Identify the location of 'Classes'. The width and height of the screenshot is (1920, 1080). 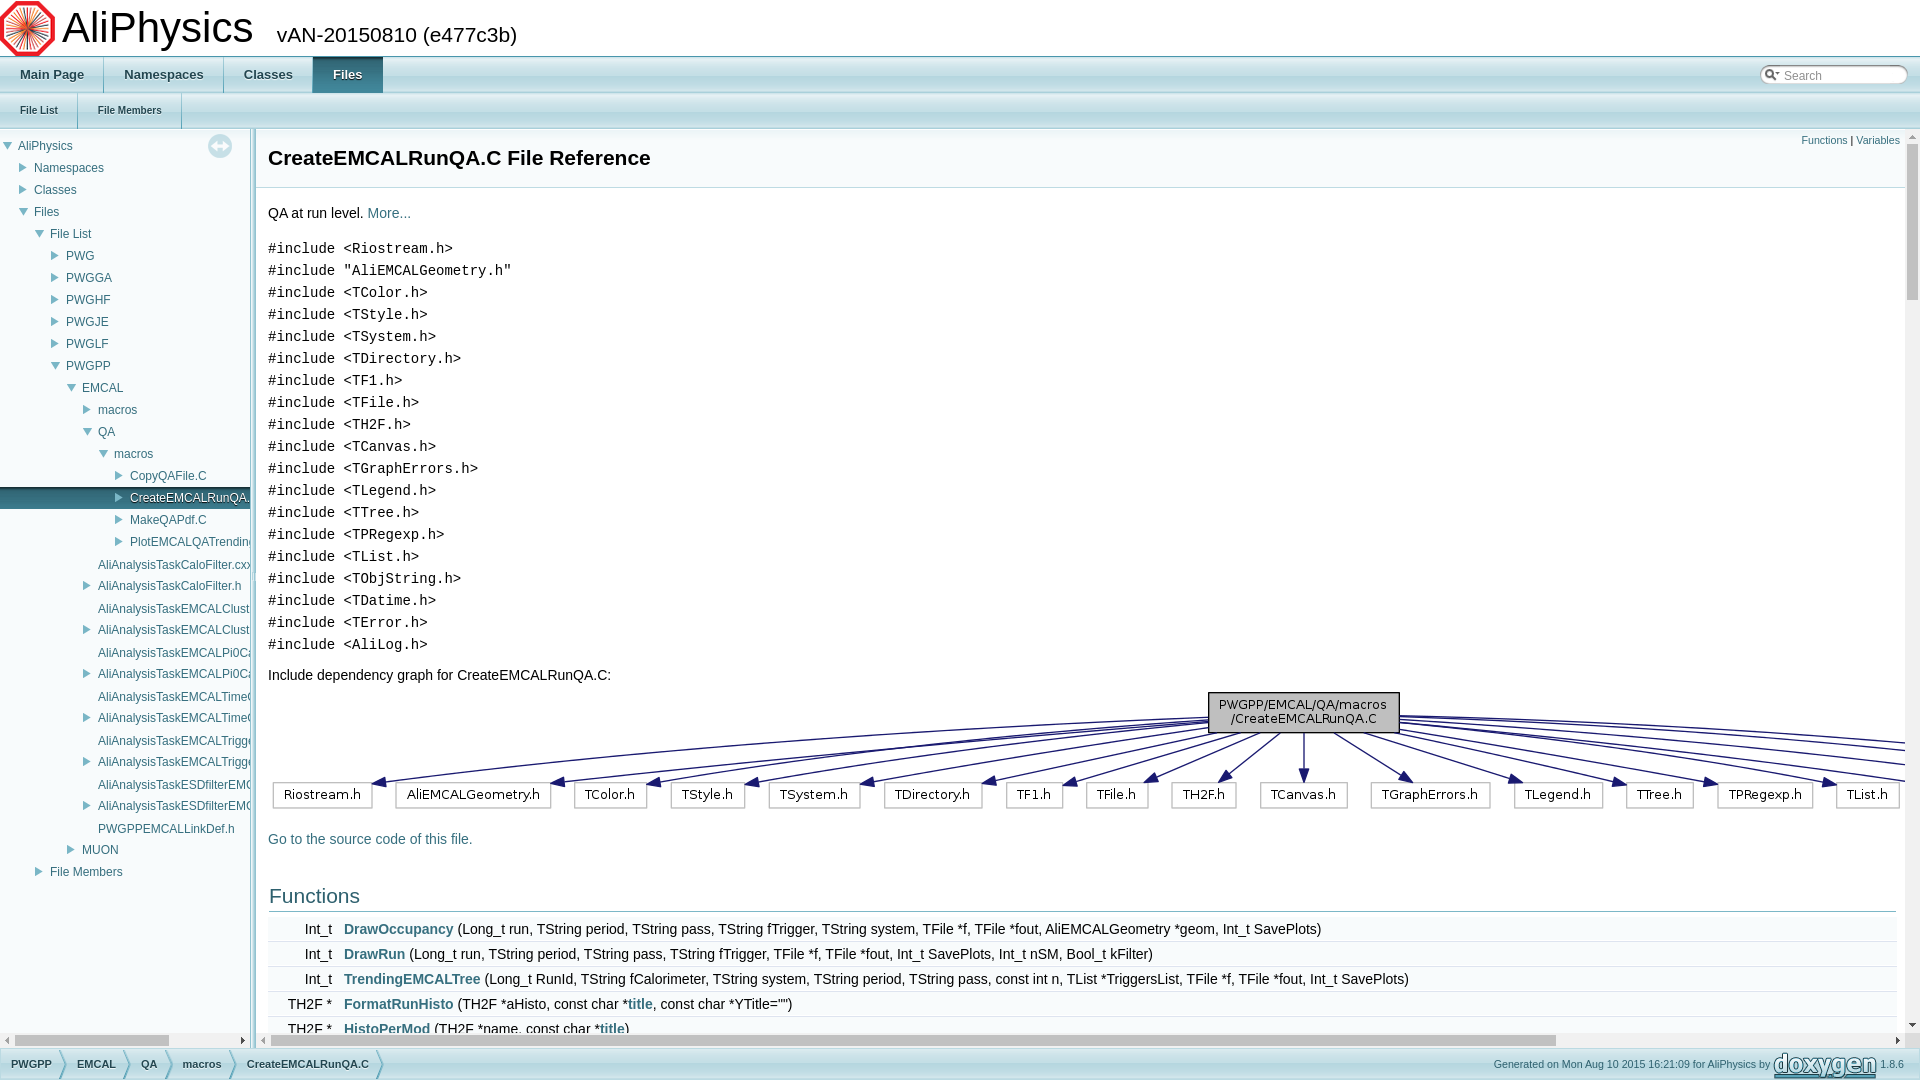
(267, 73).